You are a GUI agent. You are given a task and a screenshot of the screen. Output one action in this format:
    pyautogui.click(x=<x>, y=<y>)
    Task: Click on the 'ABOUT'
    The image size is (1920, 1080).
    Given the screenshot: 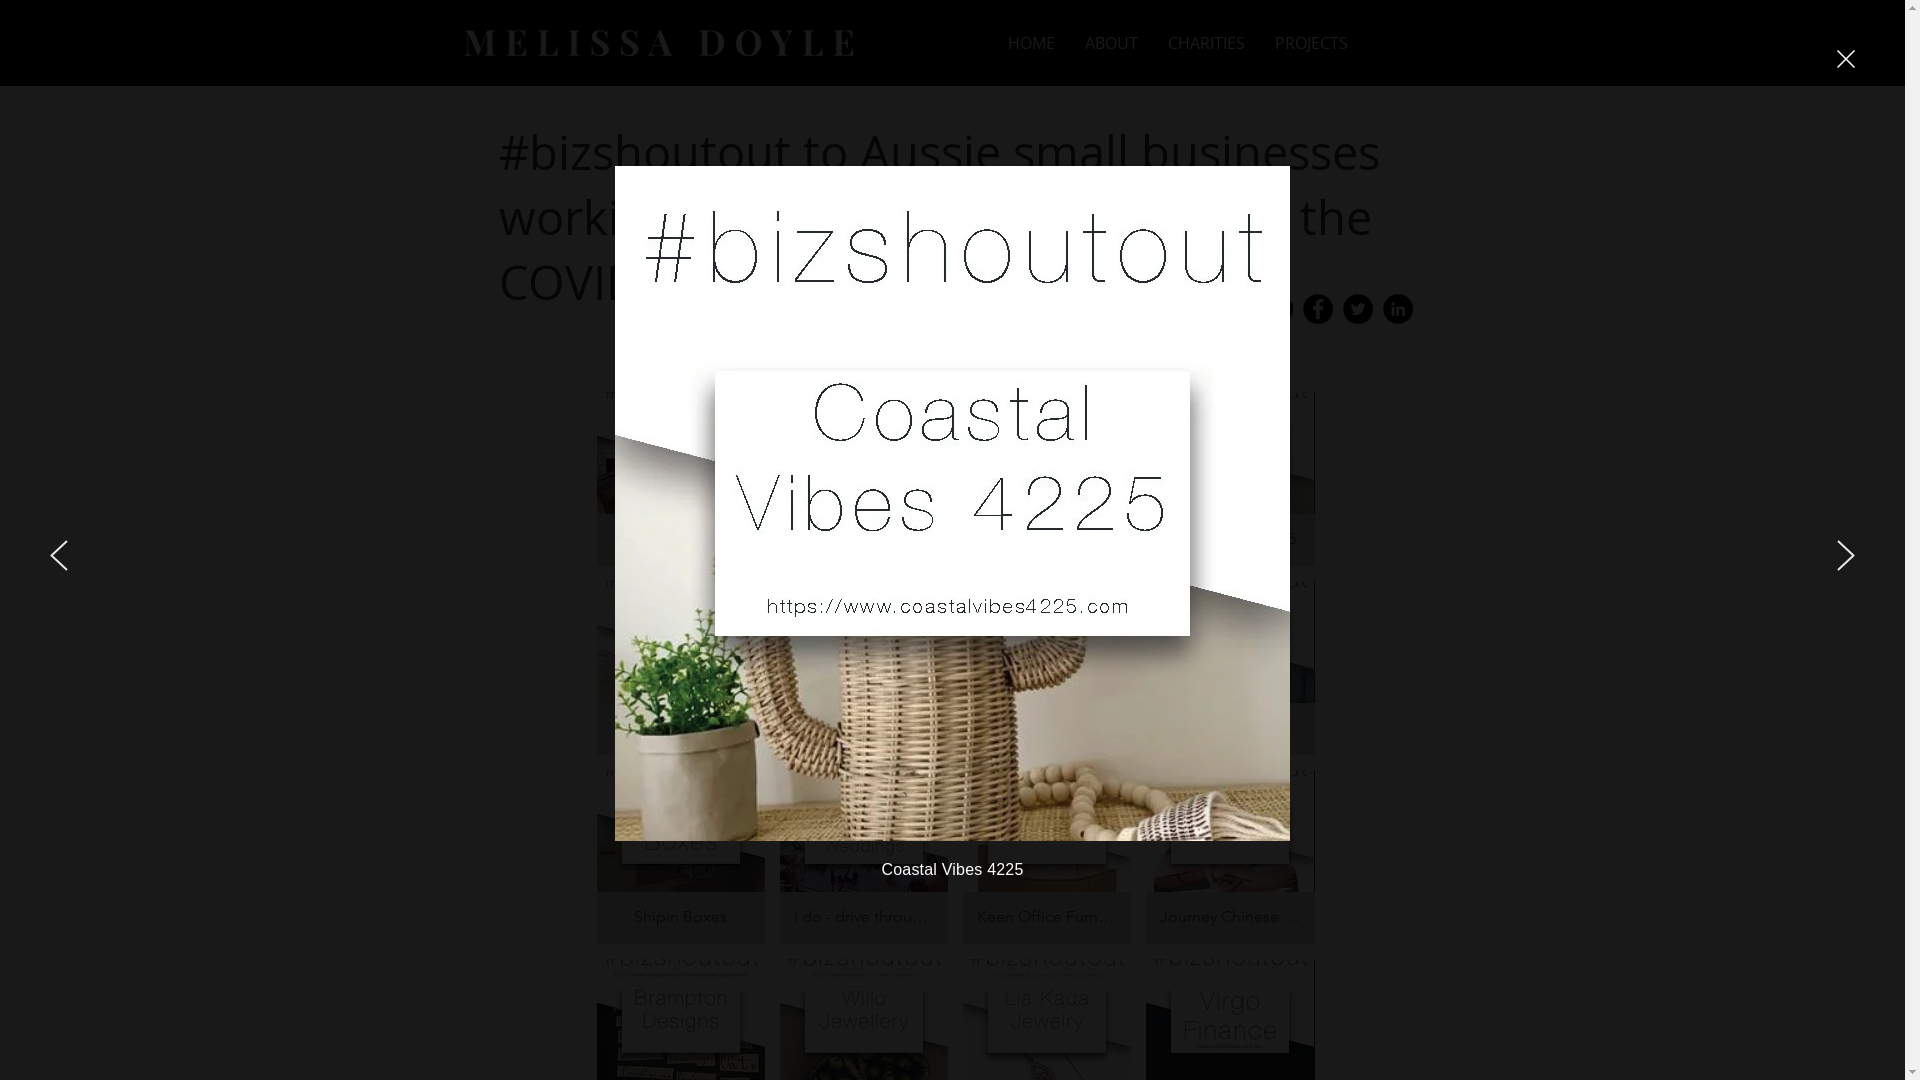 What is the action you would take?
    pyautogui.click(x=1110, y=43)
    